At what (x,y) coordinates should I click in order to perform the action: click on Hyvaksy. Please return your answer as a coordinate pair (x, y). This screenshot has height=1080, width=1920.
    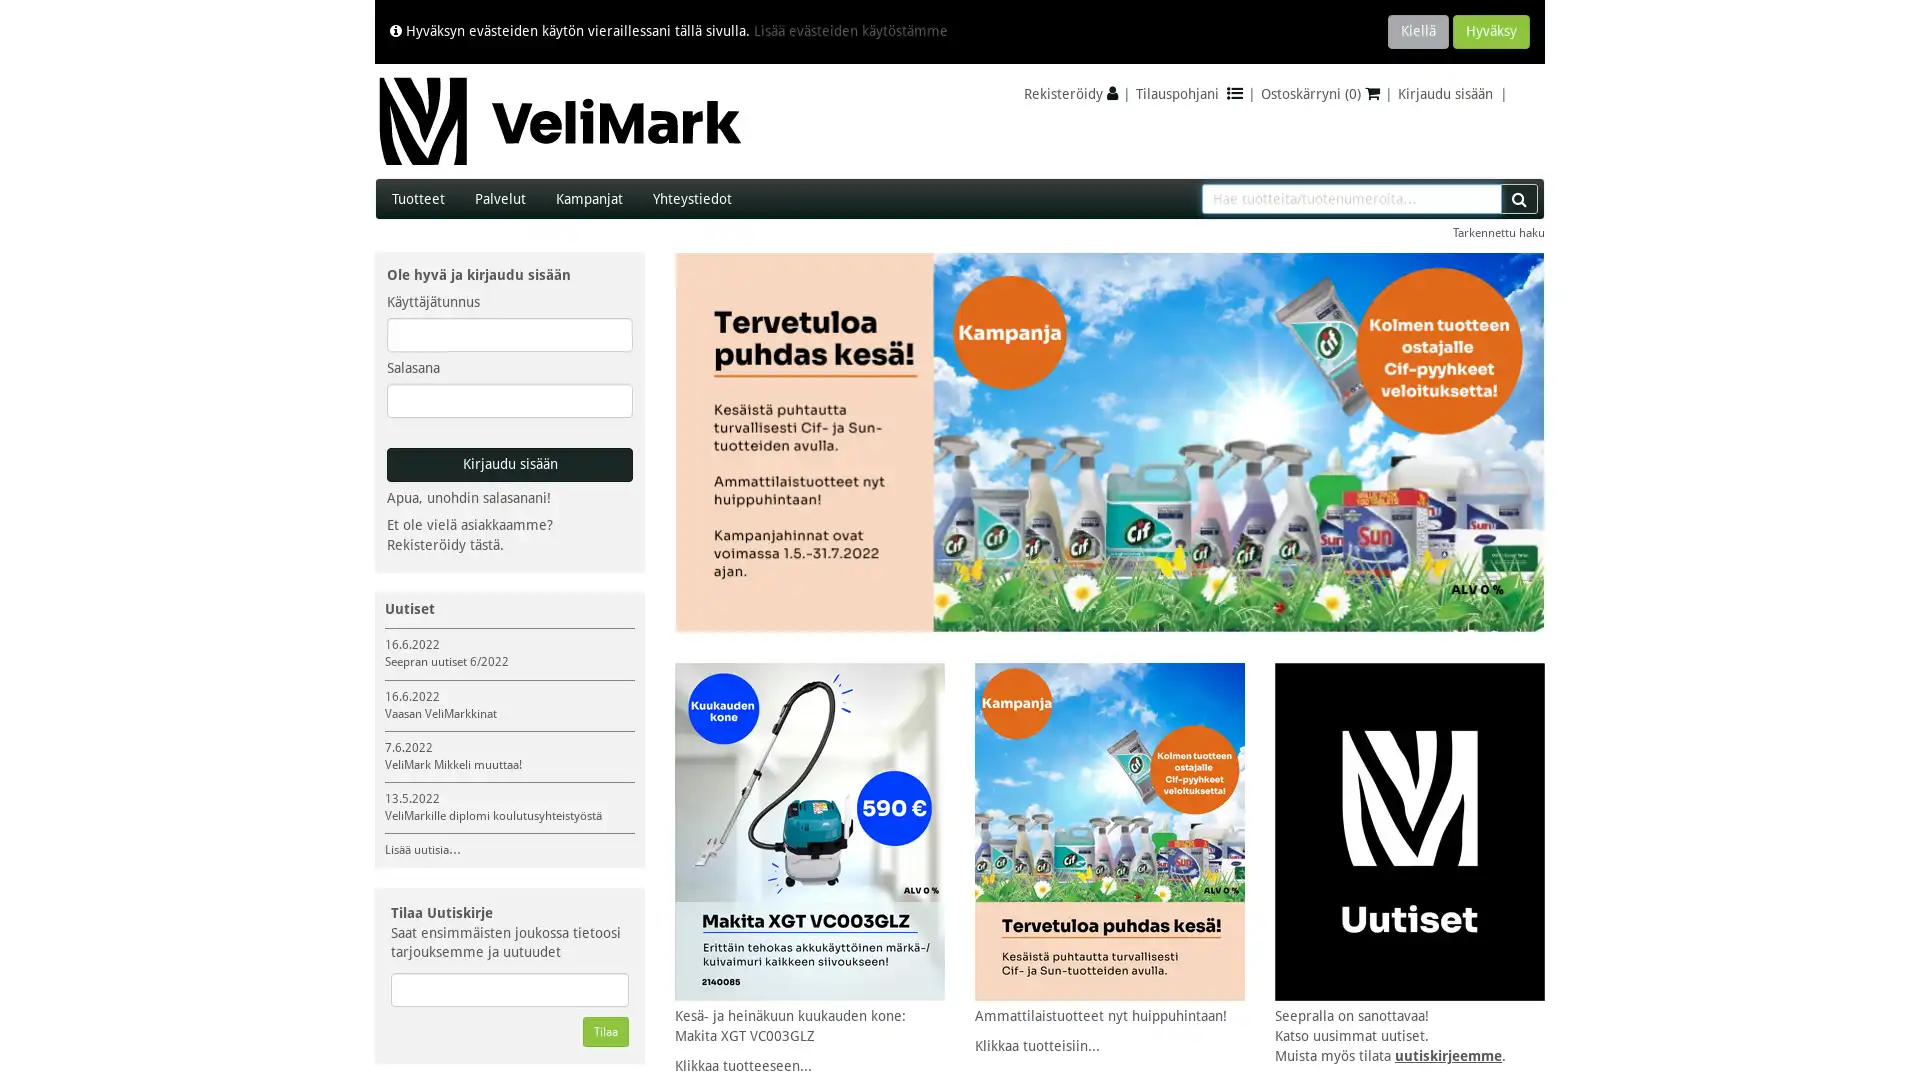
    Looking at the image, I should click on (1491, 31).